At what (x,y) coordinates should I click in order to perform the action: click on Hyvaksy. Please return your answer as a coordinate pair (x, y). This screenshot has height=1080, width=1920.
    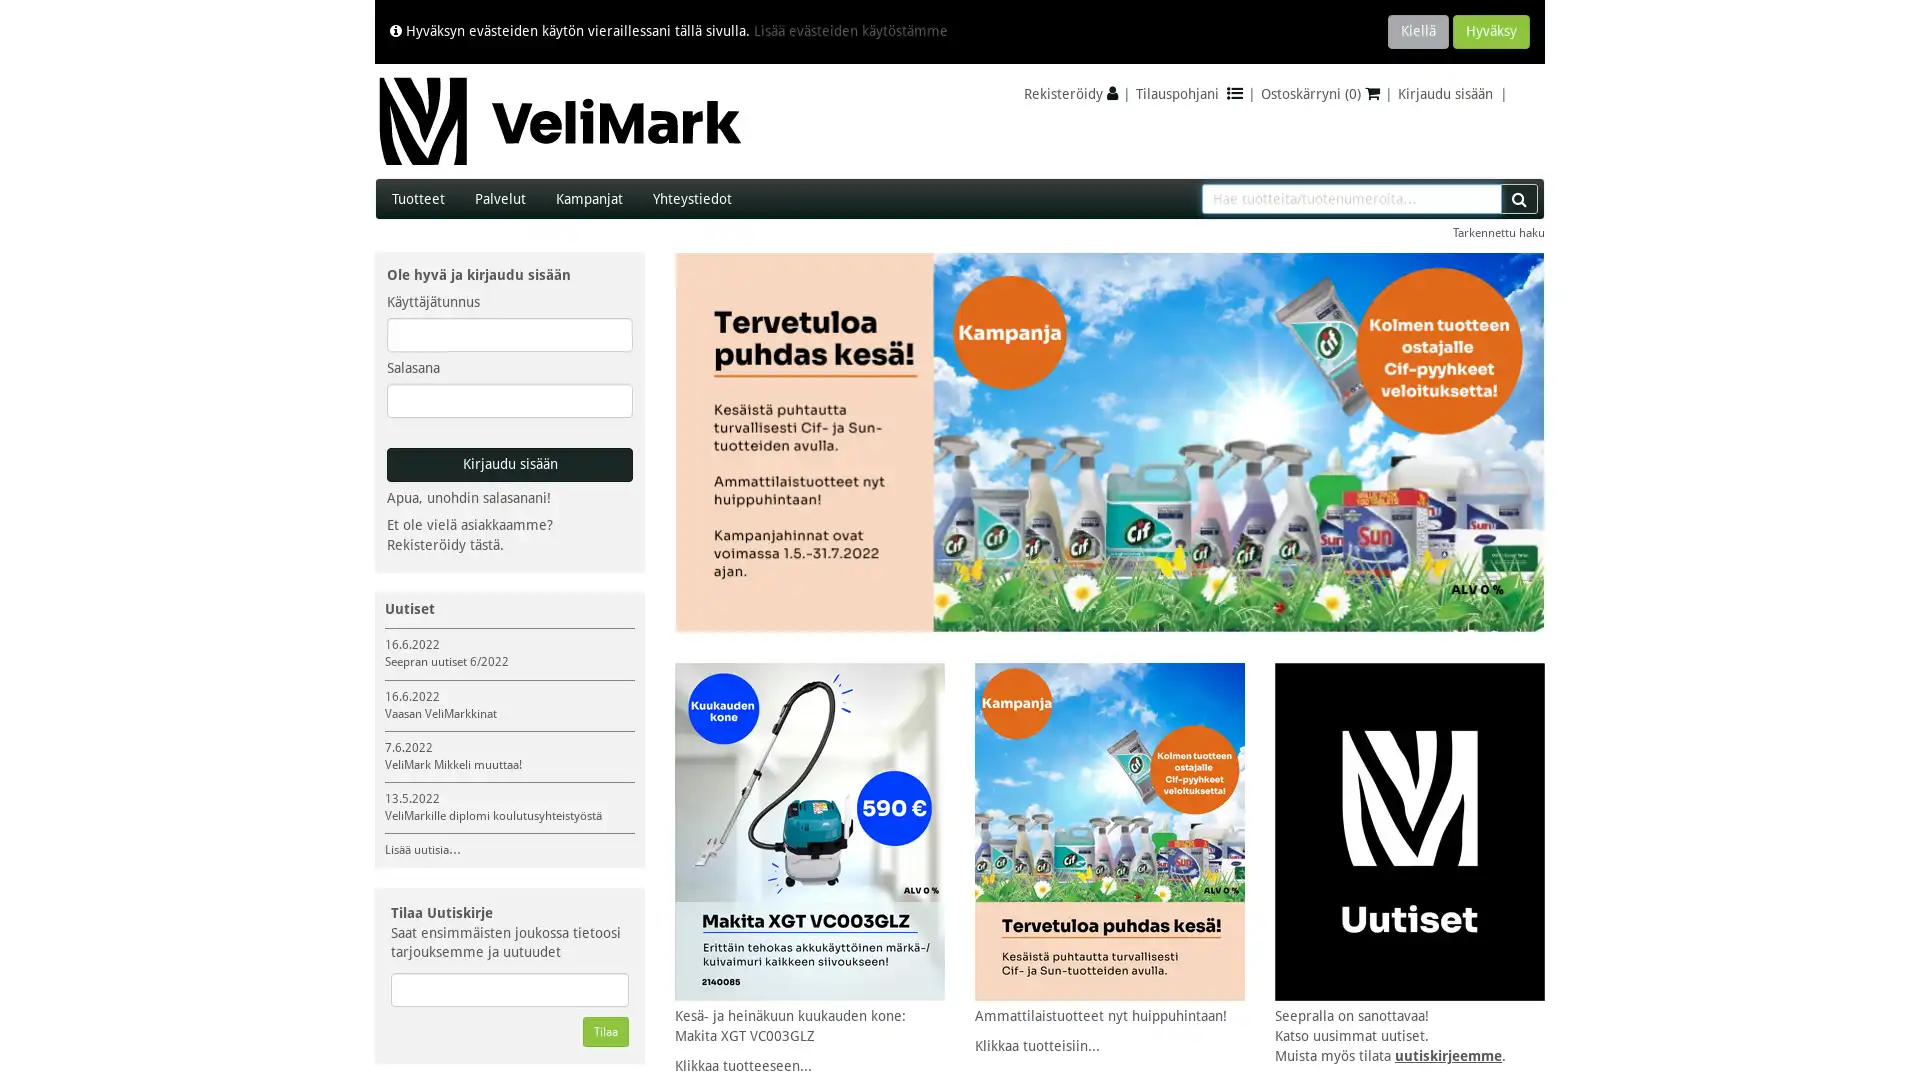
    Looking at the image, I should click on (1491, 31).